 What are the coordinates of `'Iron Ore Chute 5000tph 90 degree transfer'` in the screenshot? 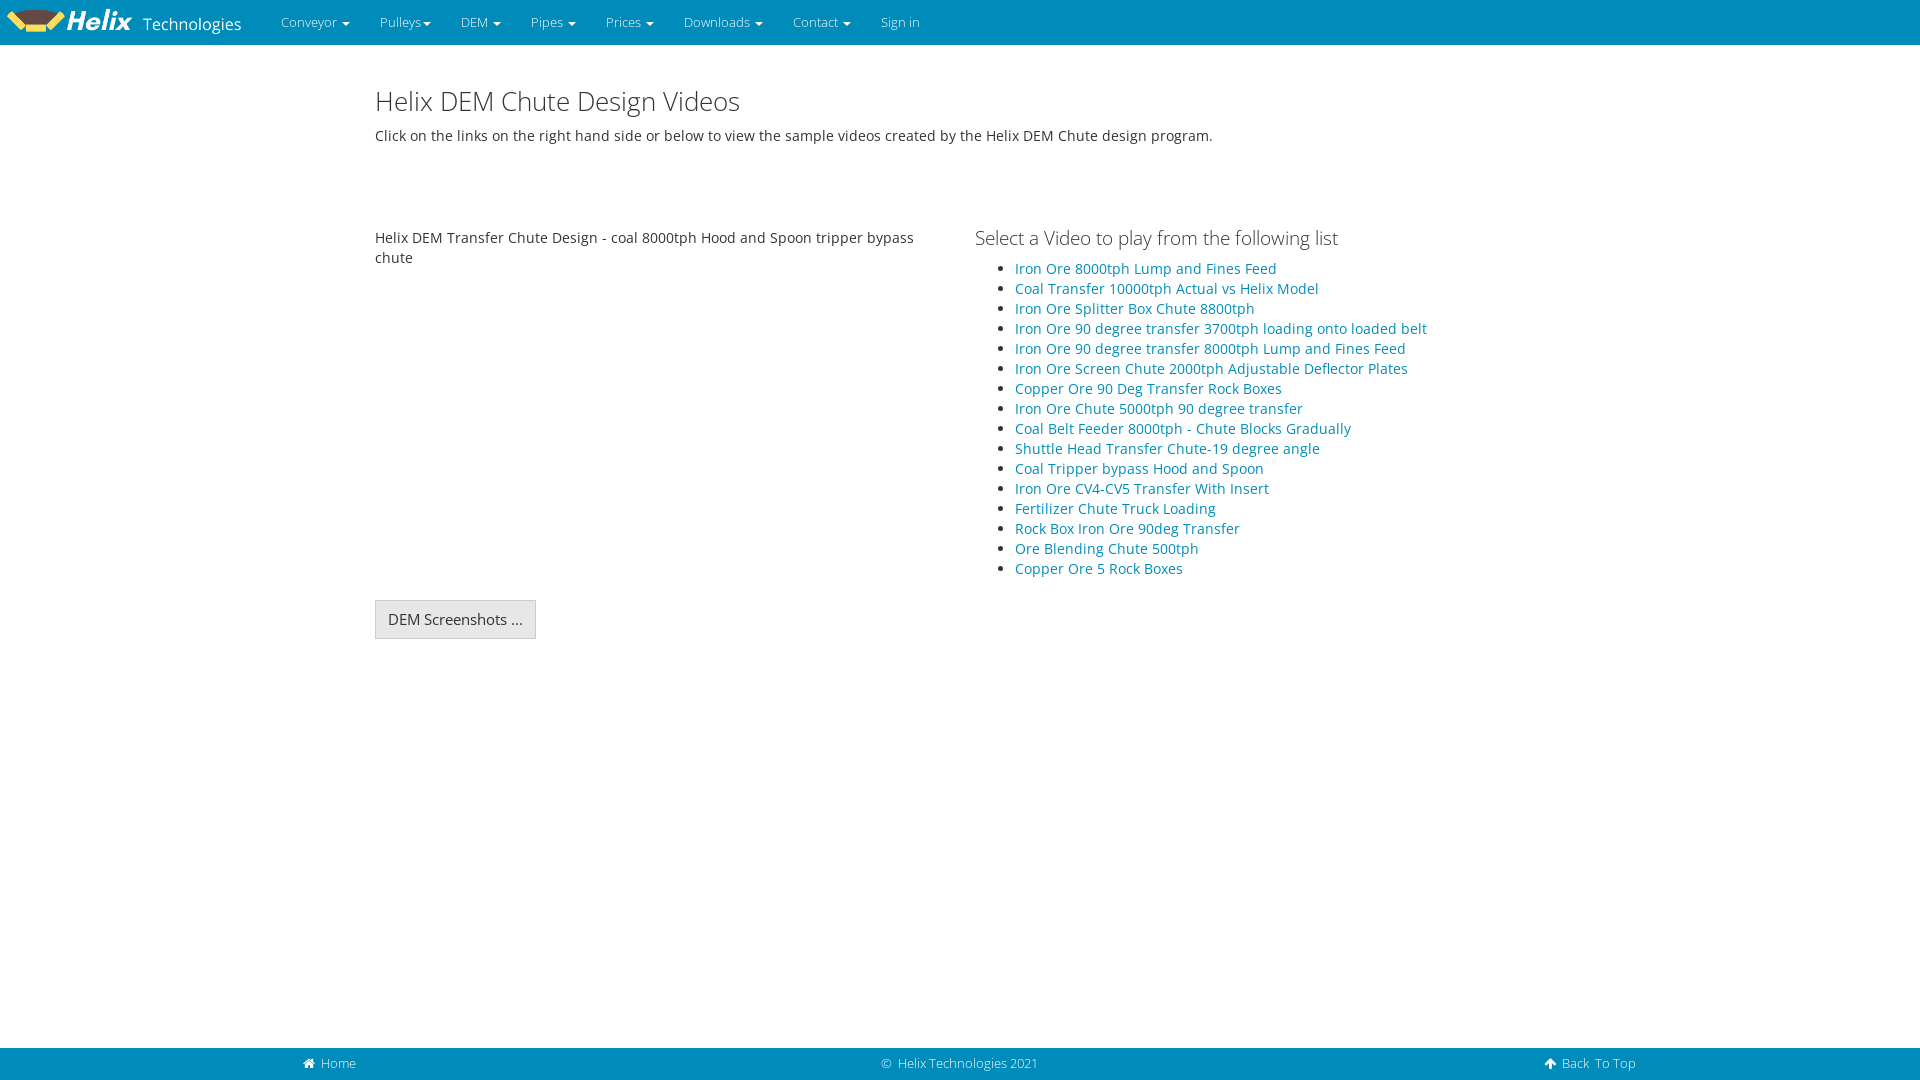 It's located at (1158, 407).